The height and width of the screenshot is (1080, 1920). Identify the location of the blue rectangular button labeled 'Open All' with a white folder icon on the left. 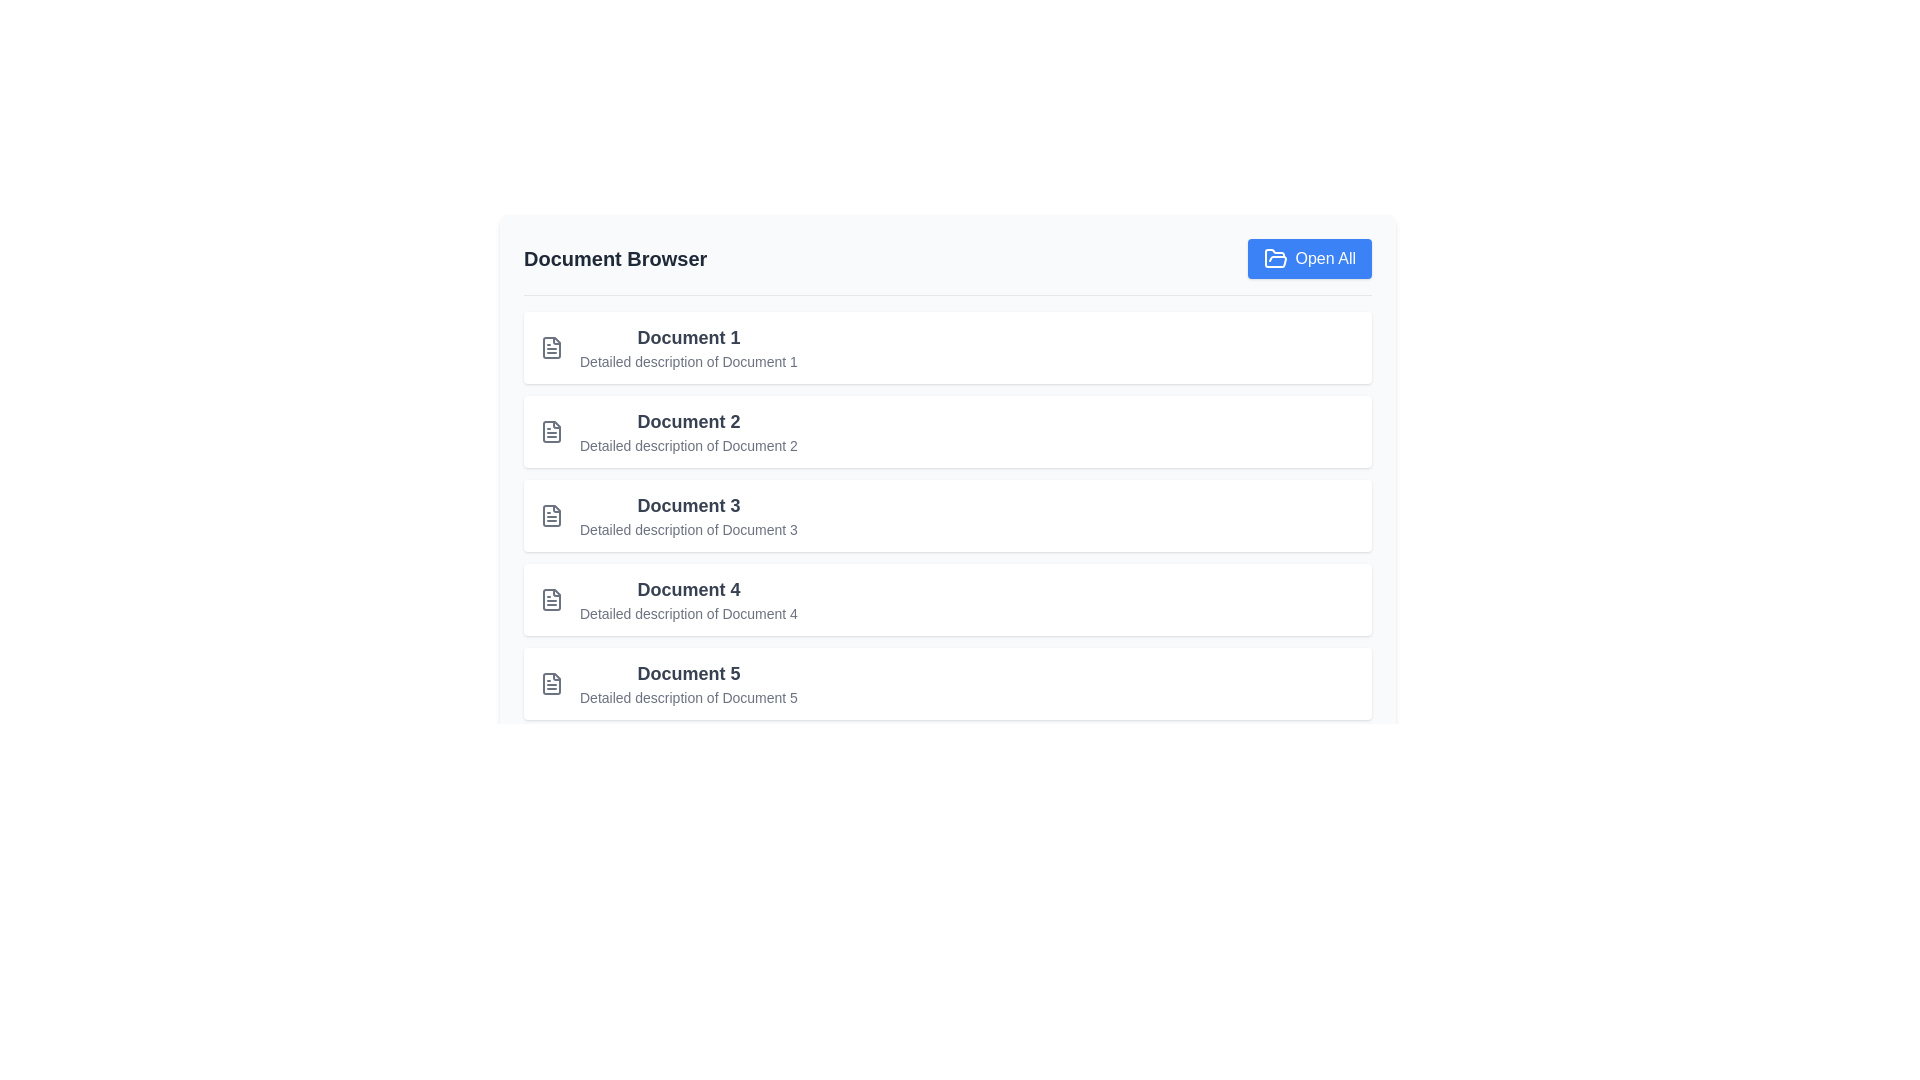
(1309, 257).